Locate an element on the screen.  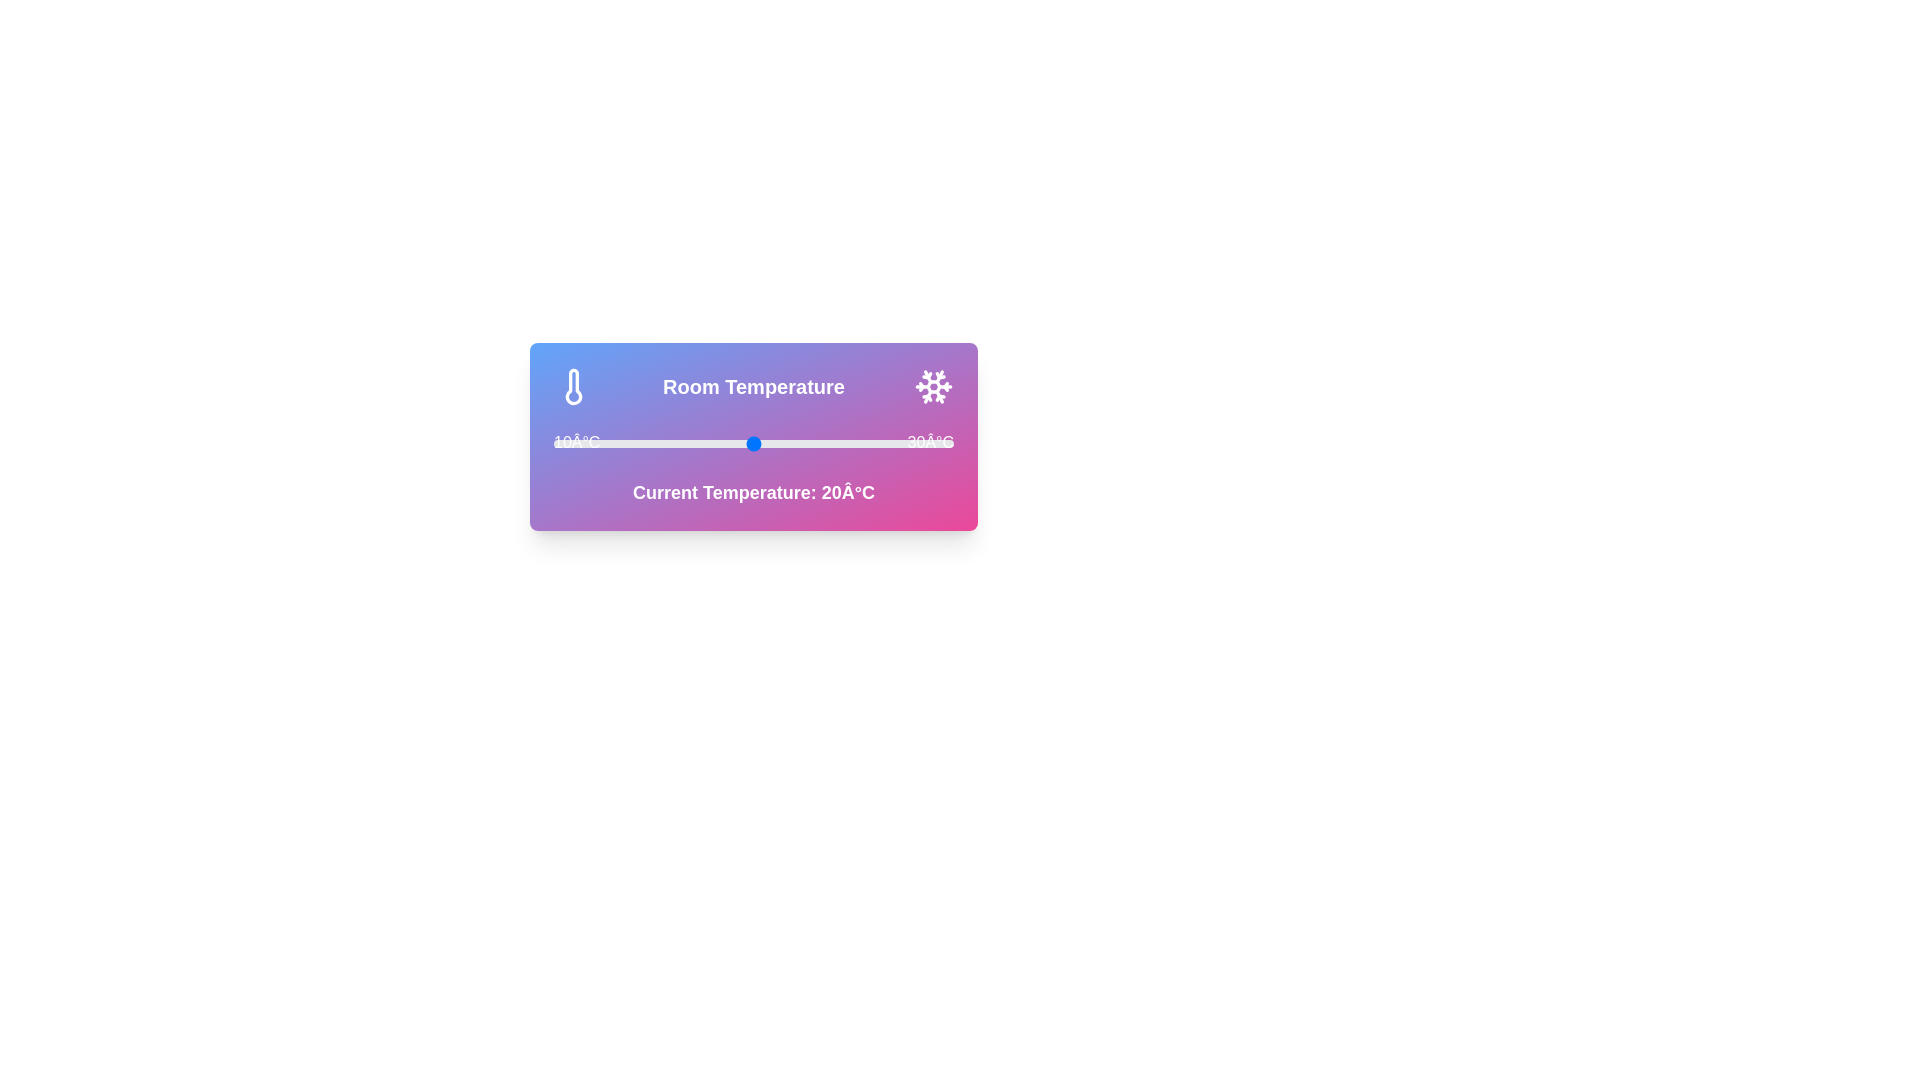
the snowflake icon is located at coordinates (932, 386).